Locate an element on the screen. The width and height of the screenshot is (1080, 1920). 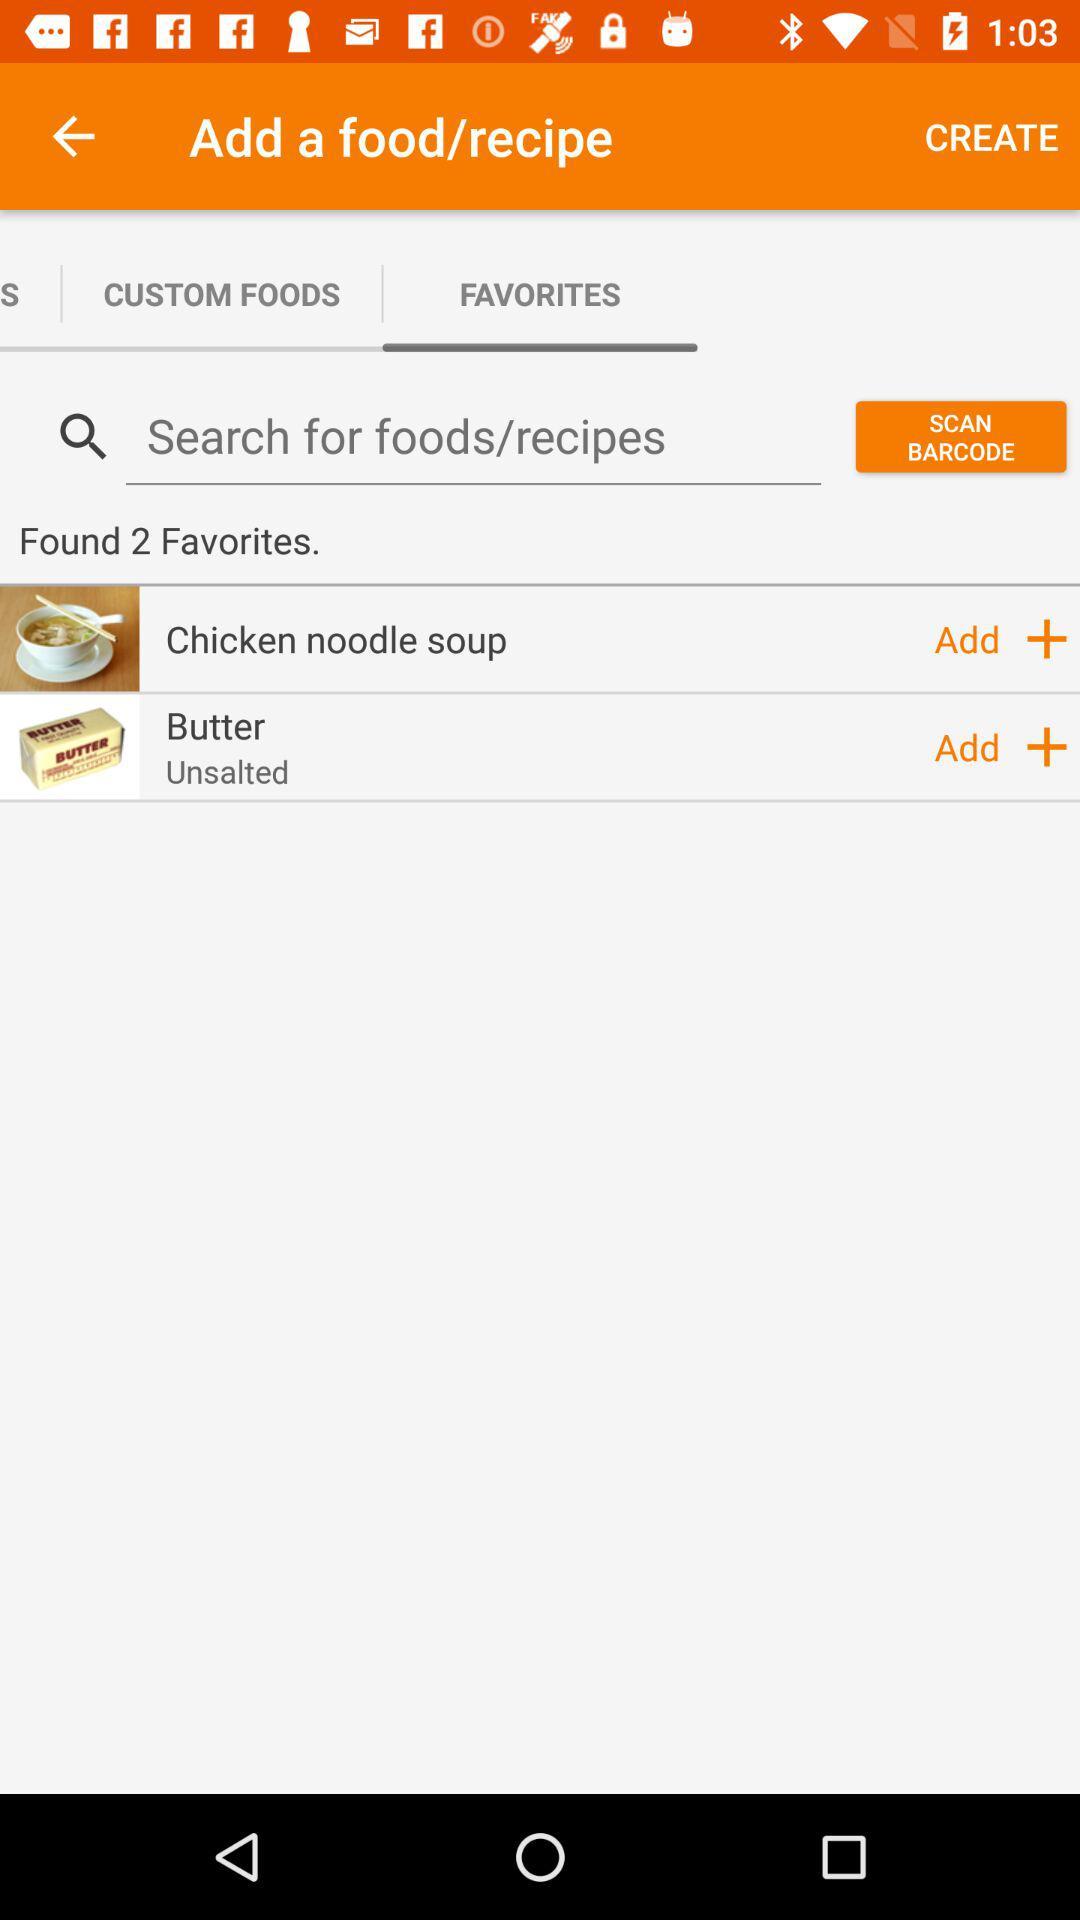
the butter icon is located at coordinates (215, 724).